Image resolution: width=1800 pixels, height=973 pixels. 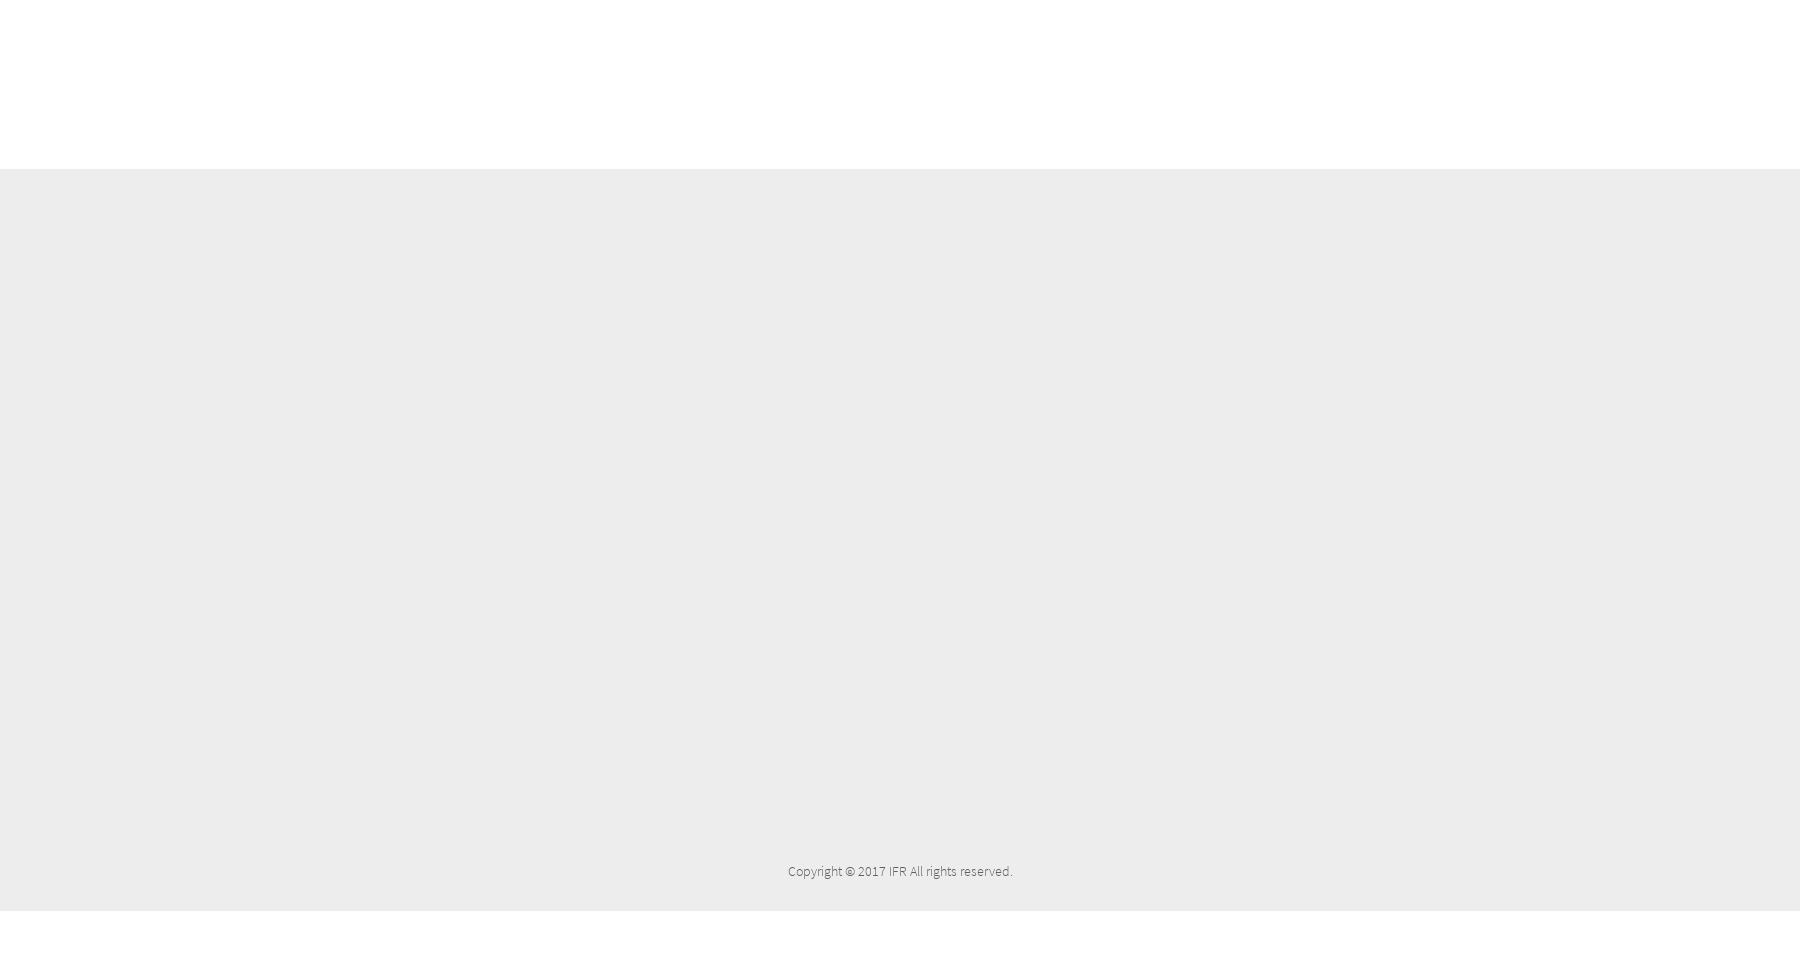 What do you see at coordinates (695, 247) in the screenshot?
I see `'Blog D365'` at bounding box center [695, 247].